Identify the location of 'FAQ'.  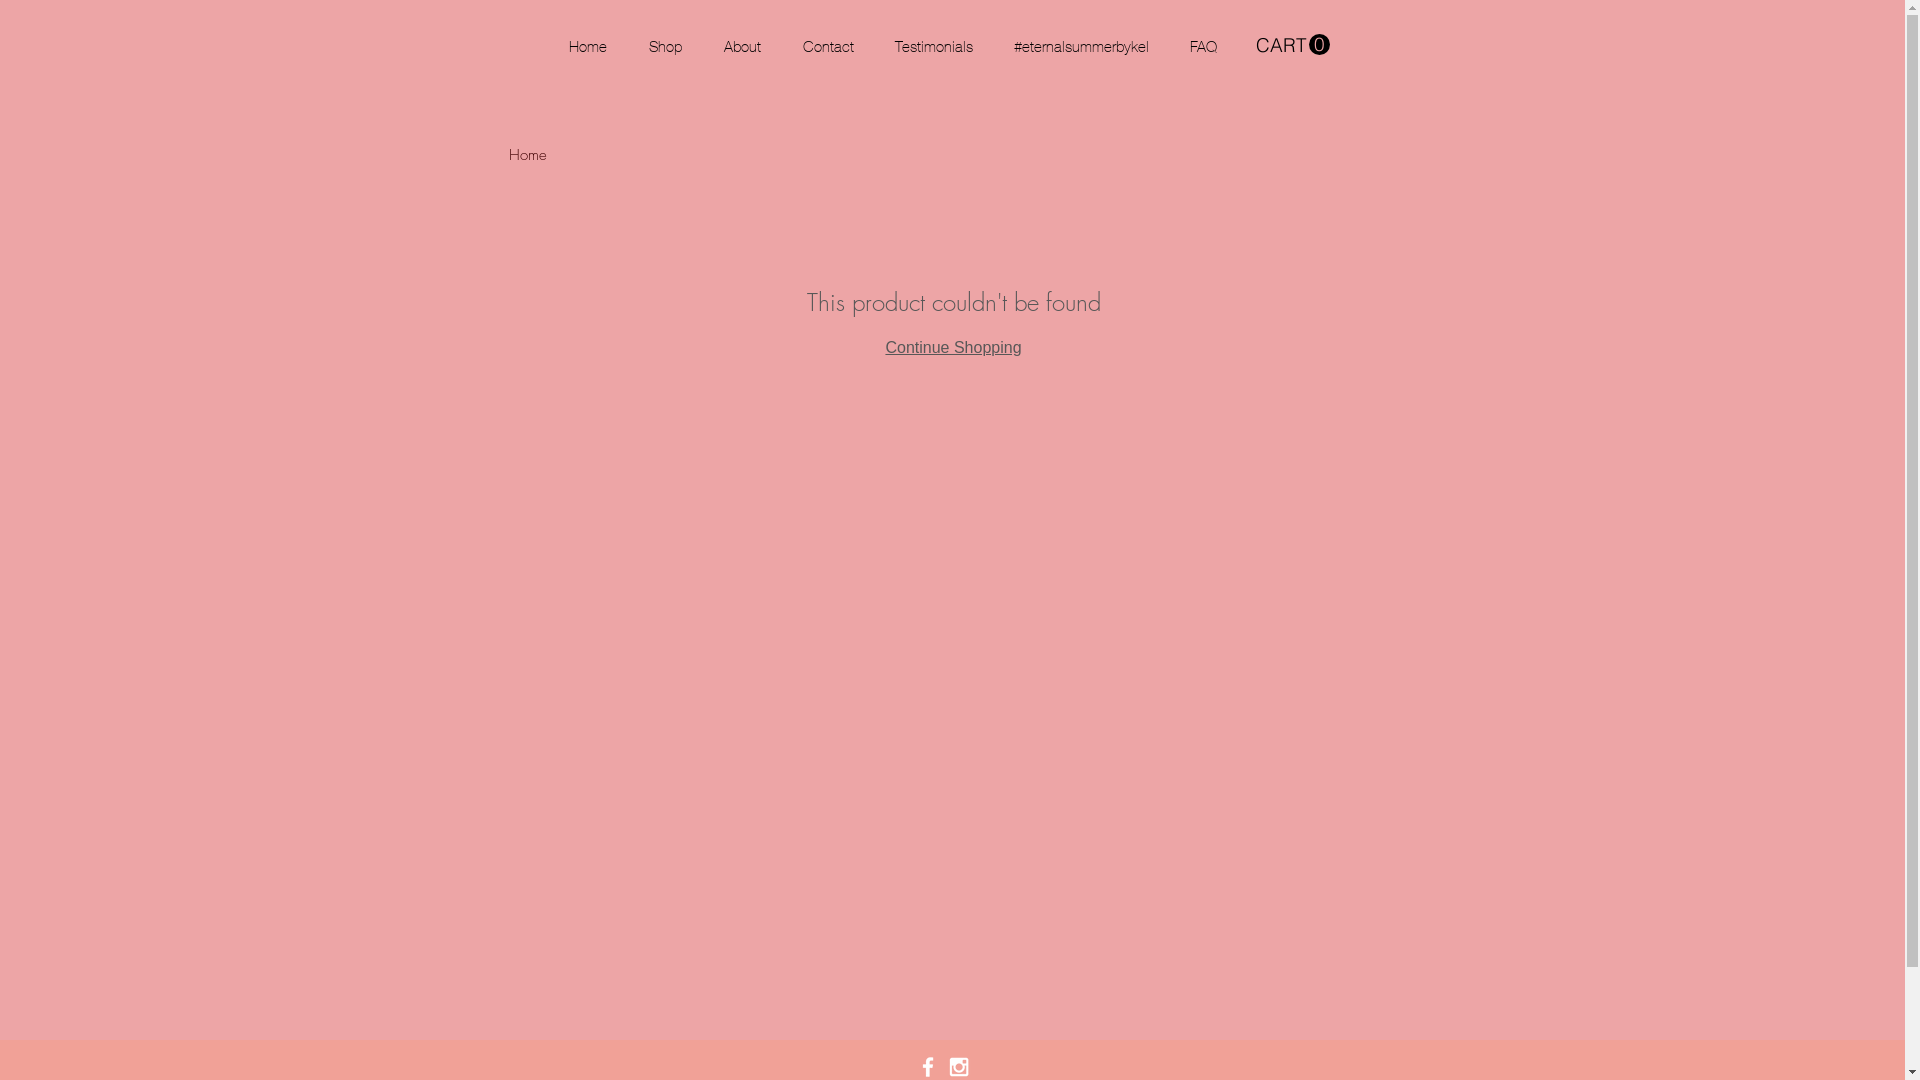
(1221, 45).